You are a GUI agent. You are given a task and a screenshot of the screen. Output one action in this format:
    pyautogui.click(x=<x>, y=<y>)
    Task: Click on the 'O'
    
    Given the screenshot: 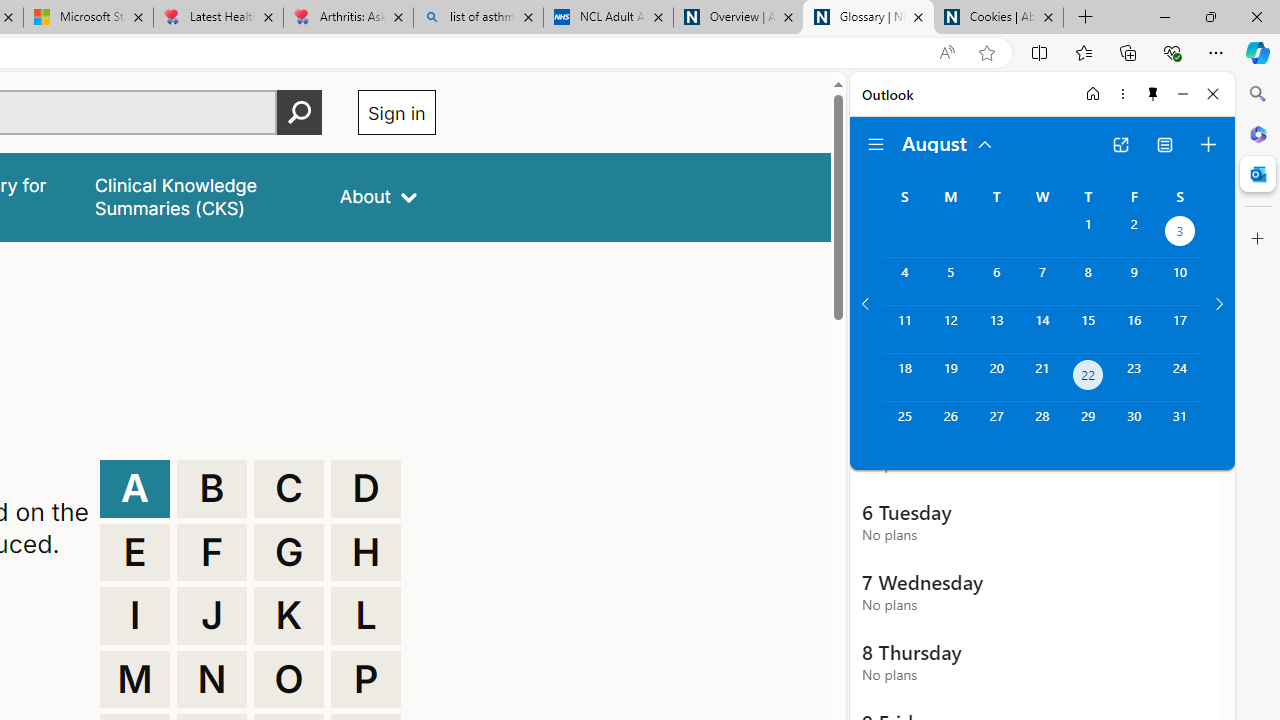 What is the action you would take?
    pyautogui.click(x=288, y=678)
    